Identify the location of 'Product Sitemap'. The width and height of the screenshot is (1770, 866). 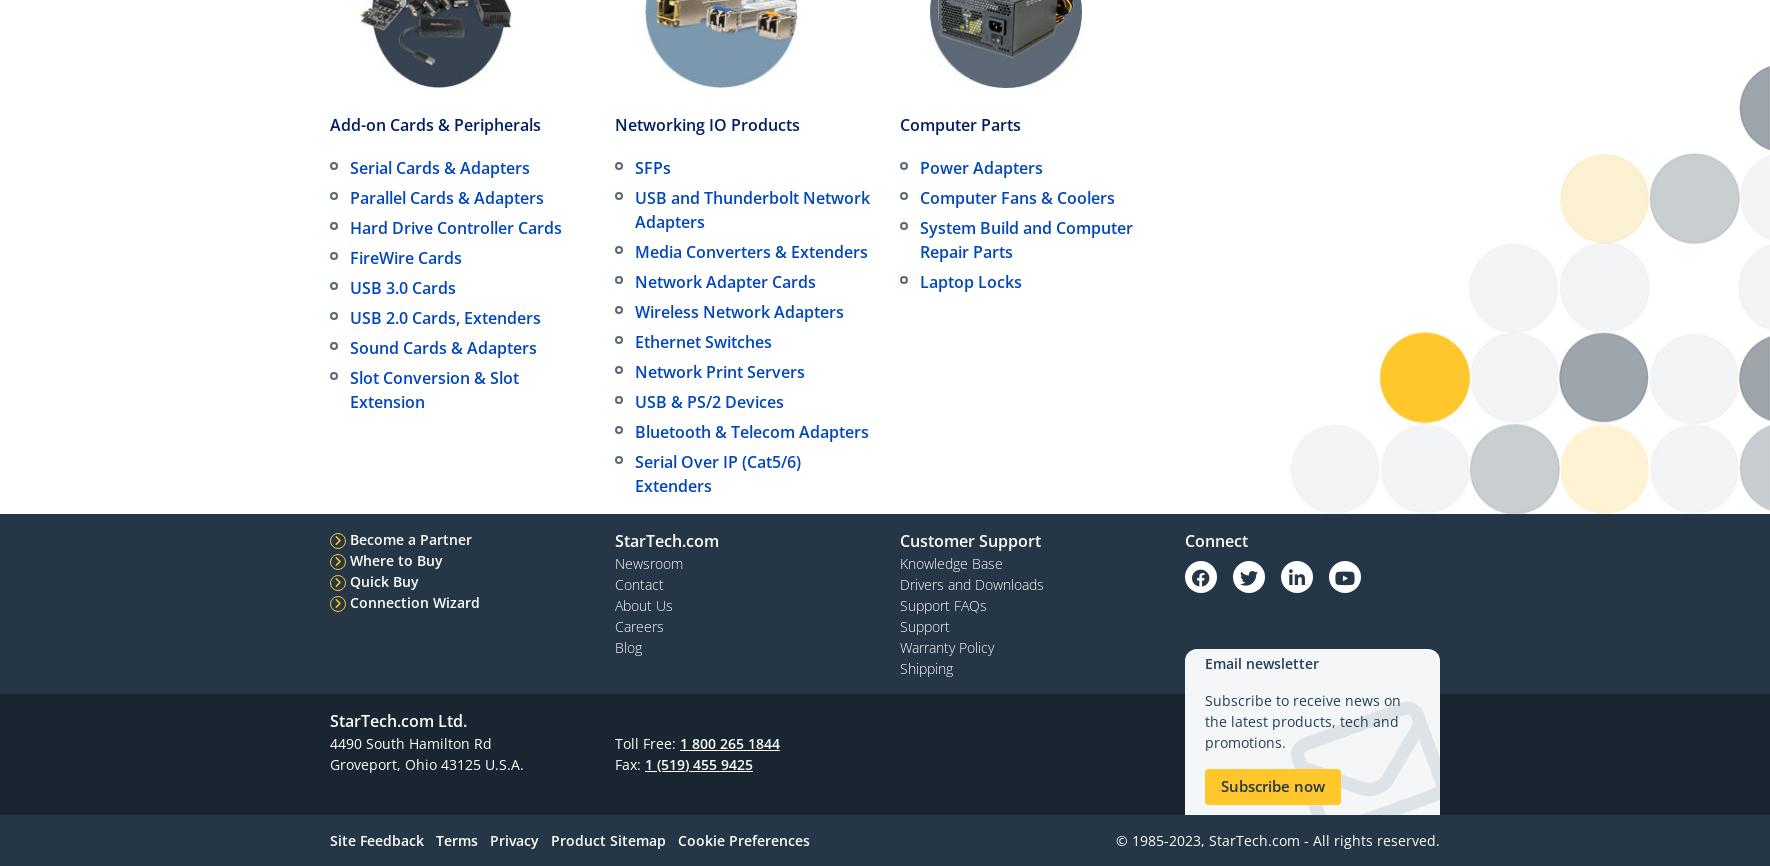
(607, 839).